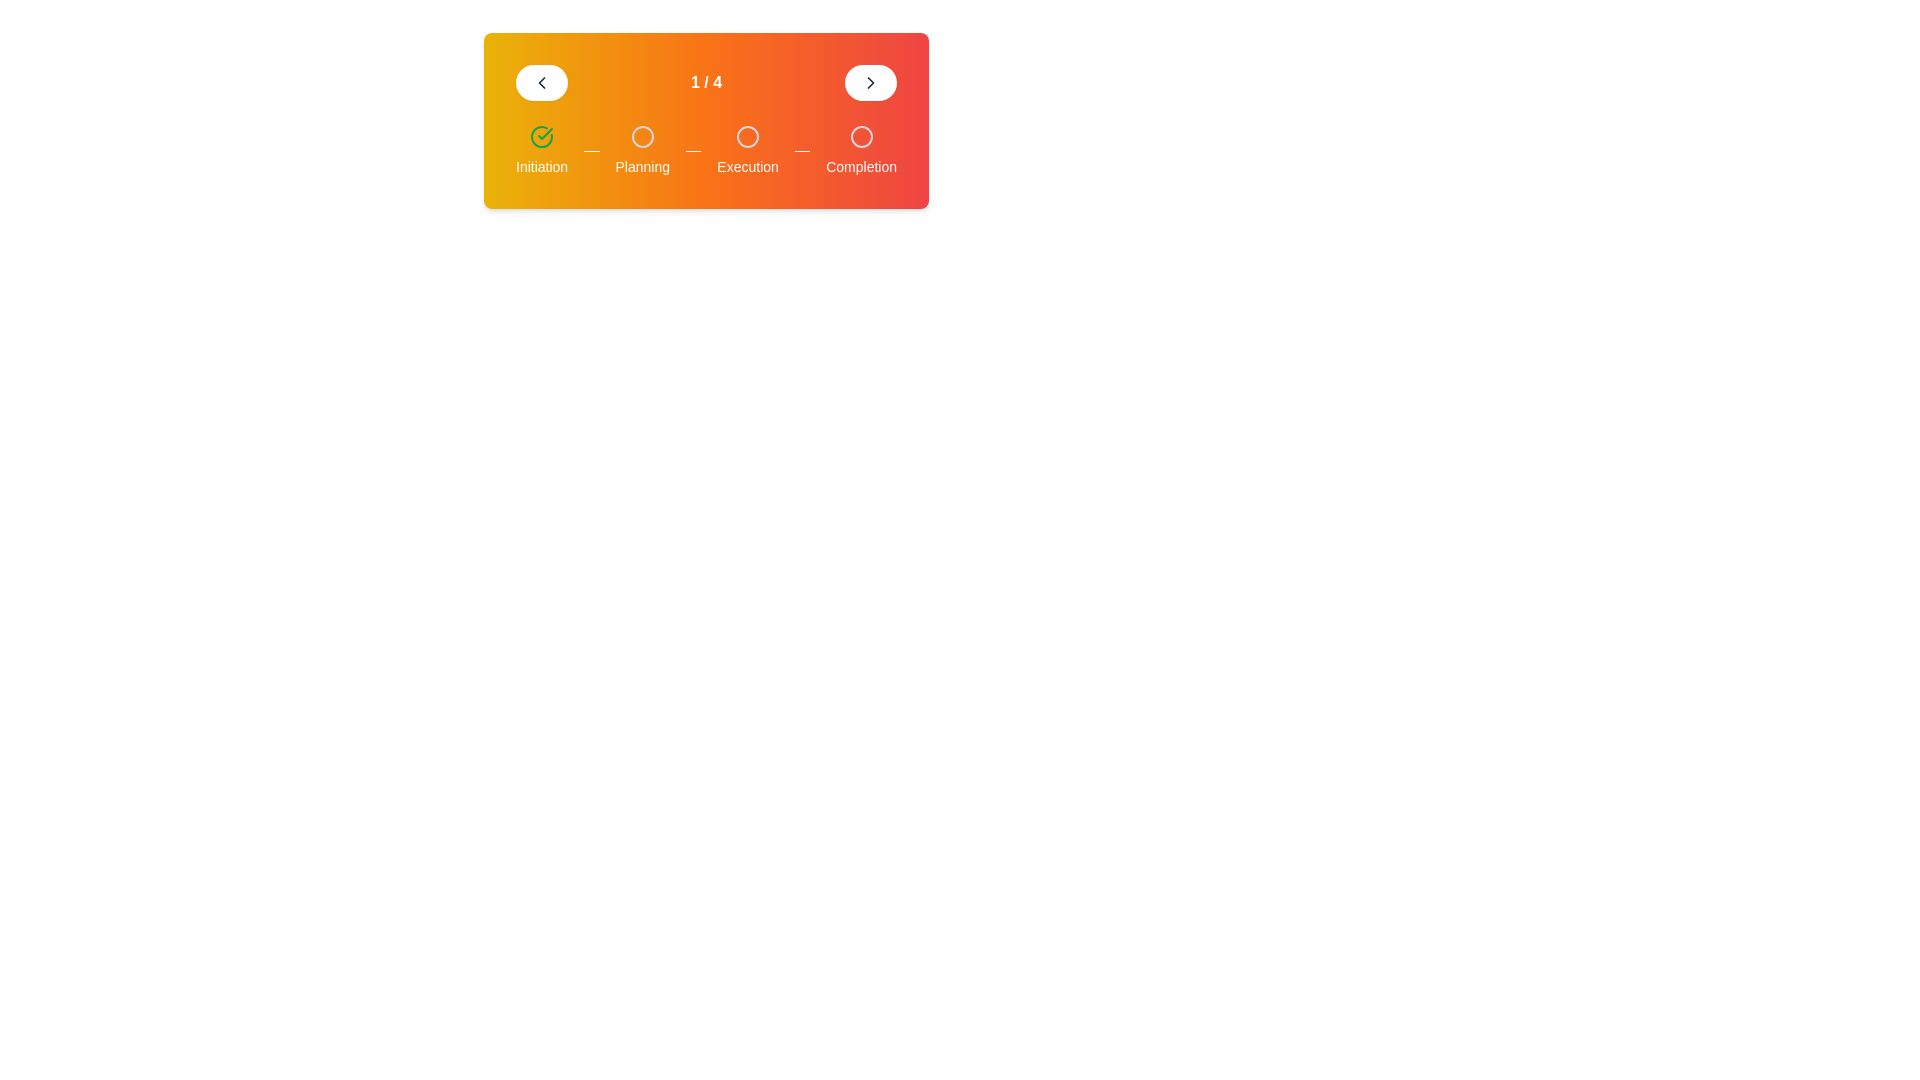  I want to click on the third horizontal white divider line located between the 'Planning' and 'Execution' stages in the progress indicator, so click(693, 149).